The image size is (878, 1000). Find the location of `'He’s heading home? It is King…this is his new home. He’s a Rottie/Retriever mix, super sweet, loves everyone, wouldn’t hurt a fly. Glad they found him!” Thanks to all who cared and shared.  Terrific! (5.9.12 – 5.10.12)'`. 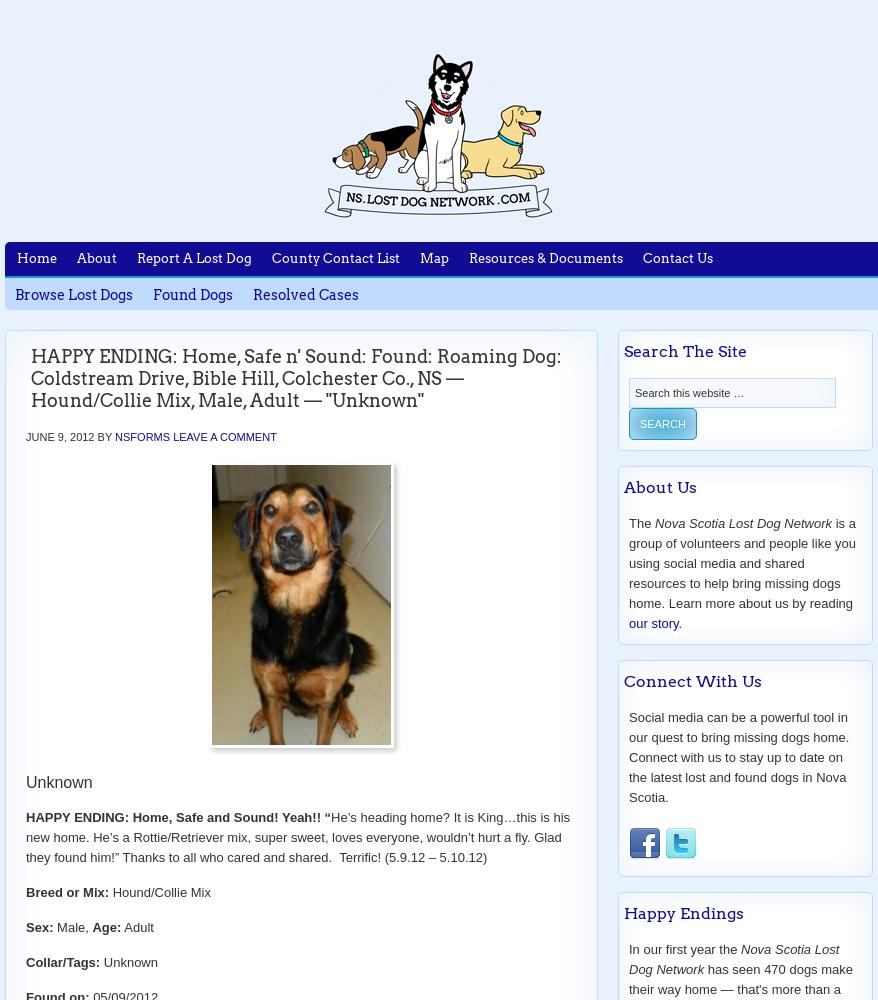

'He’s heading home? It is King…this is his new home. He’s a Rottie/Retriever mix, super sweet, loves everyone, wouldn’t hurt a fly. Glad they found him!” Thanks to all who cared and shared.  Terrific! (5.9.12 – 5.10.12)' is located at coordinates (296, 835).